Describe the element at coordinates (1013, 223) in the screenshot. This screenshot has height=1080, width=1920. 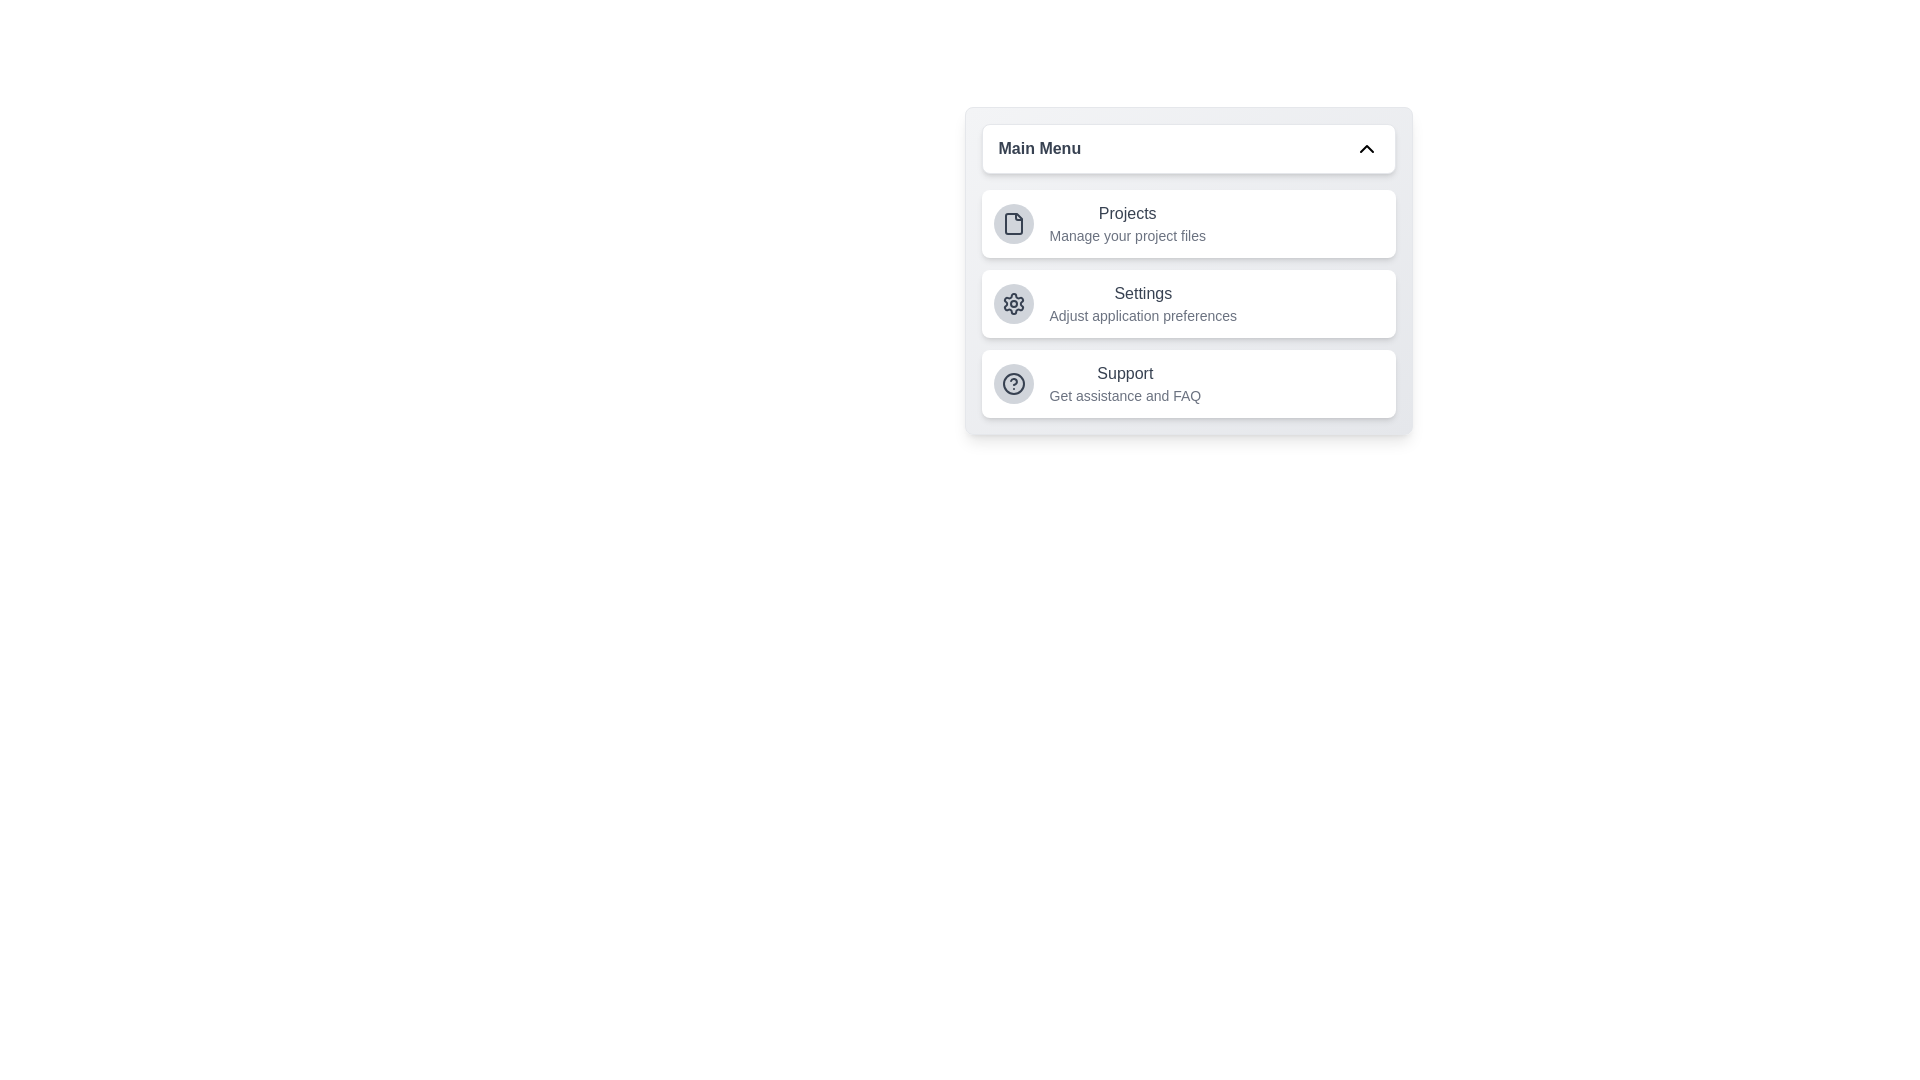
I see `the menu item icon corresponding to Projects` at that location.